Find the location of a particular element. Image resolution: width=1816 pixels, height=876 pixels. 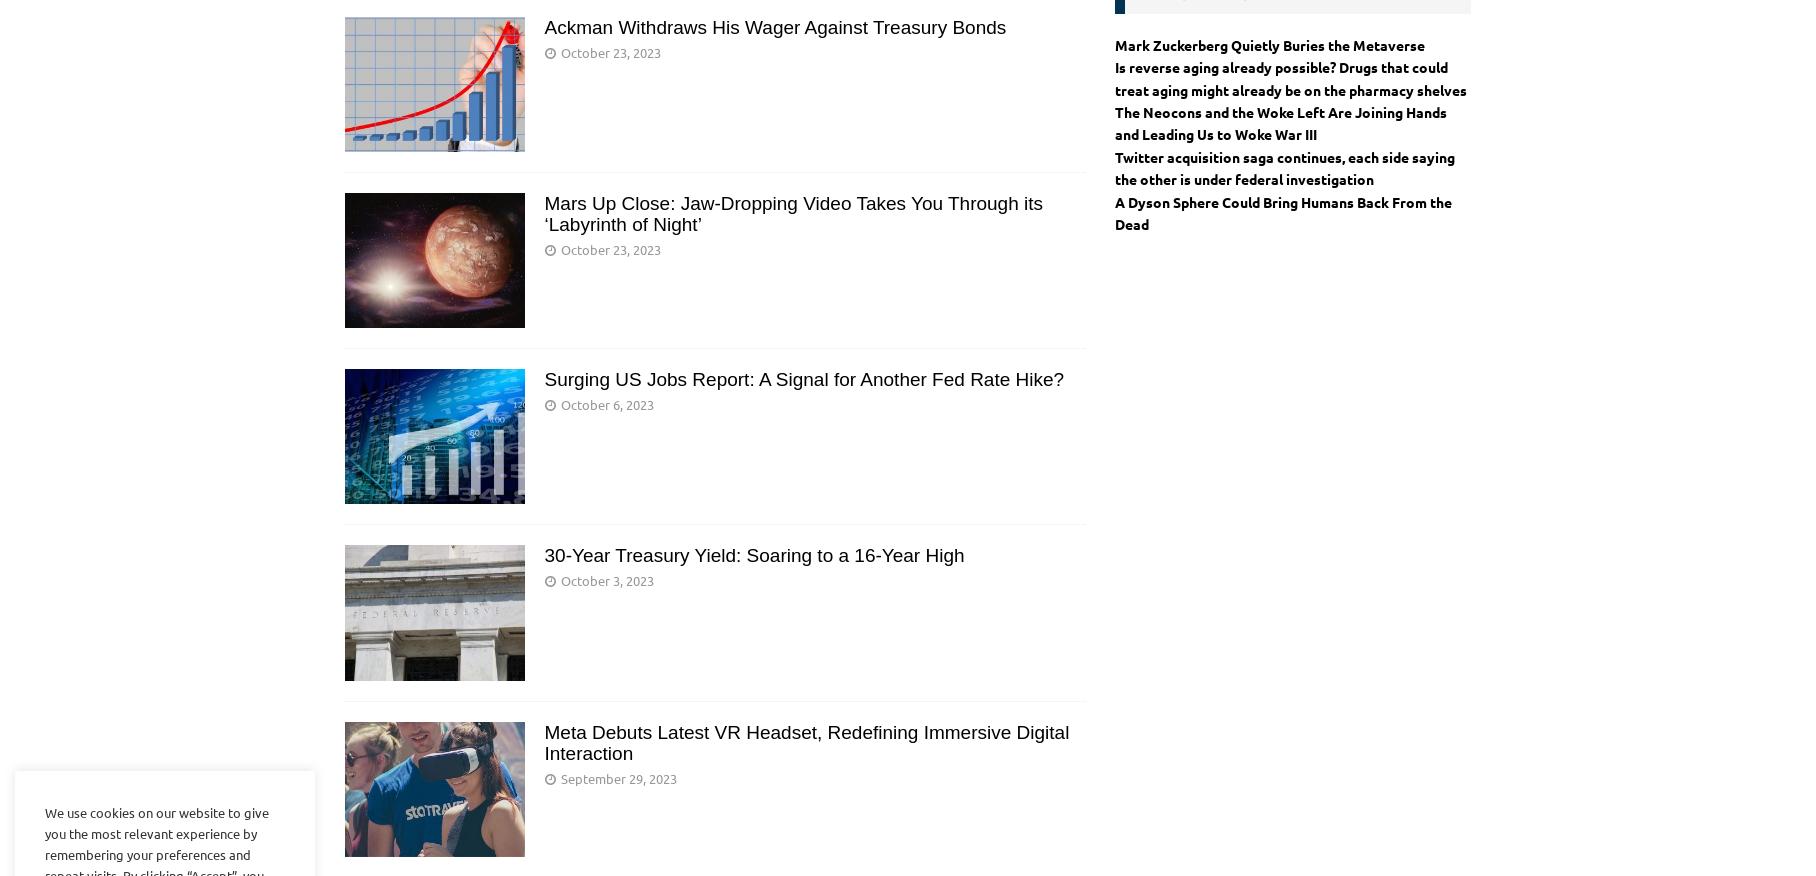

'Twitter acquisition saga continues, each side saying the other is under federal investigation' is located at coordinates (1282, 167).